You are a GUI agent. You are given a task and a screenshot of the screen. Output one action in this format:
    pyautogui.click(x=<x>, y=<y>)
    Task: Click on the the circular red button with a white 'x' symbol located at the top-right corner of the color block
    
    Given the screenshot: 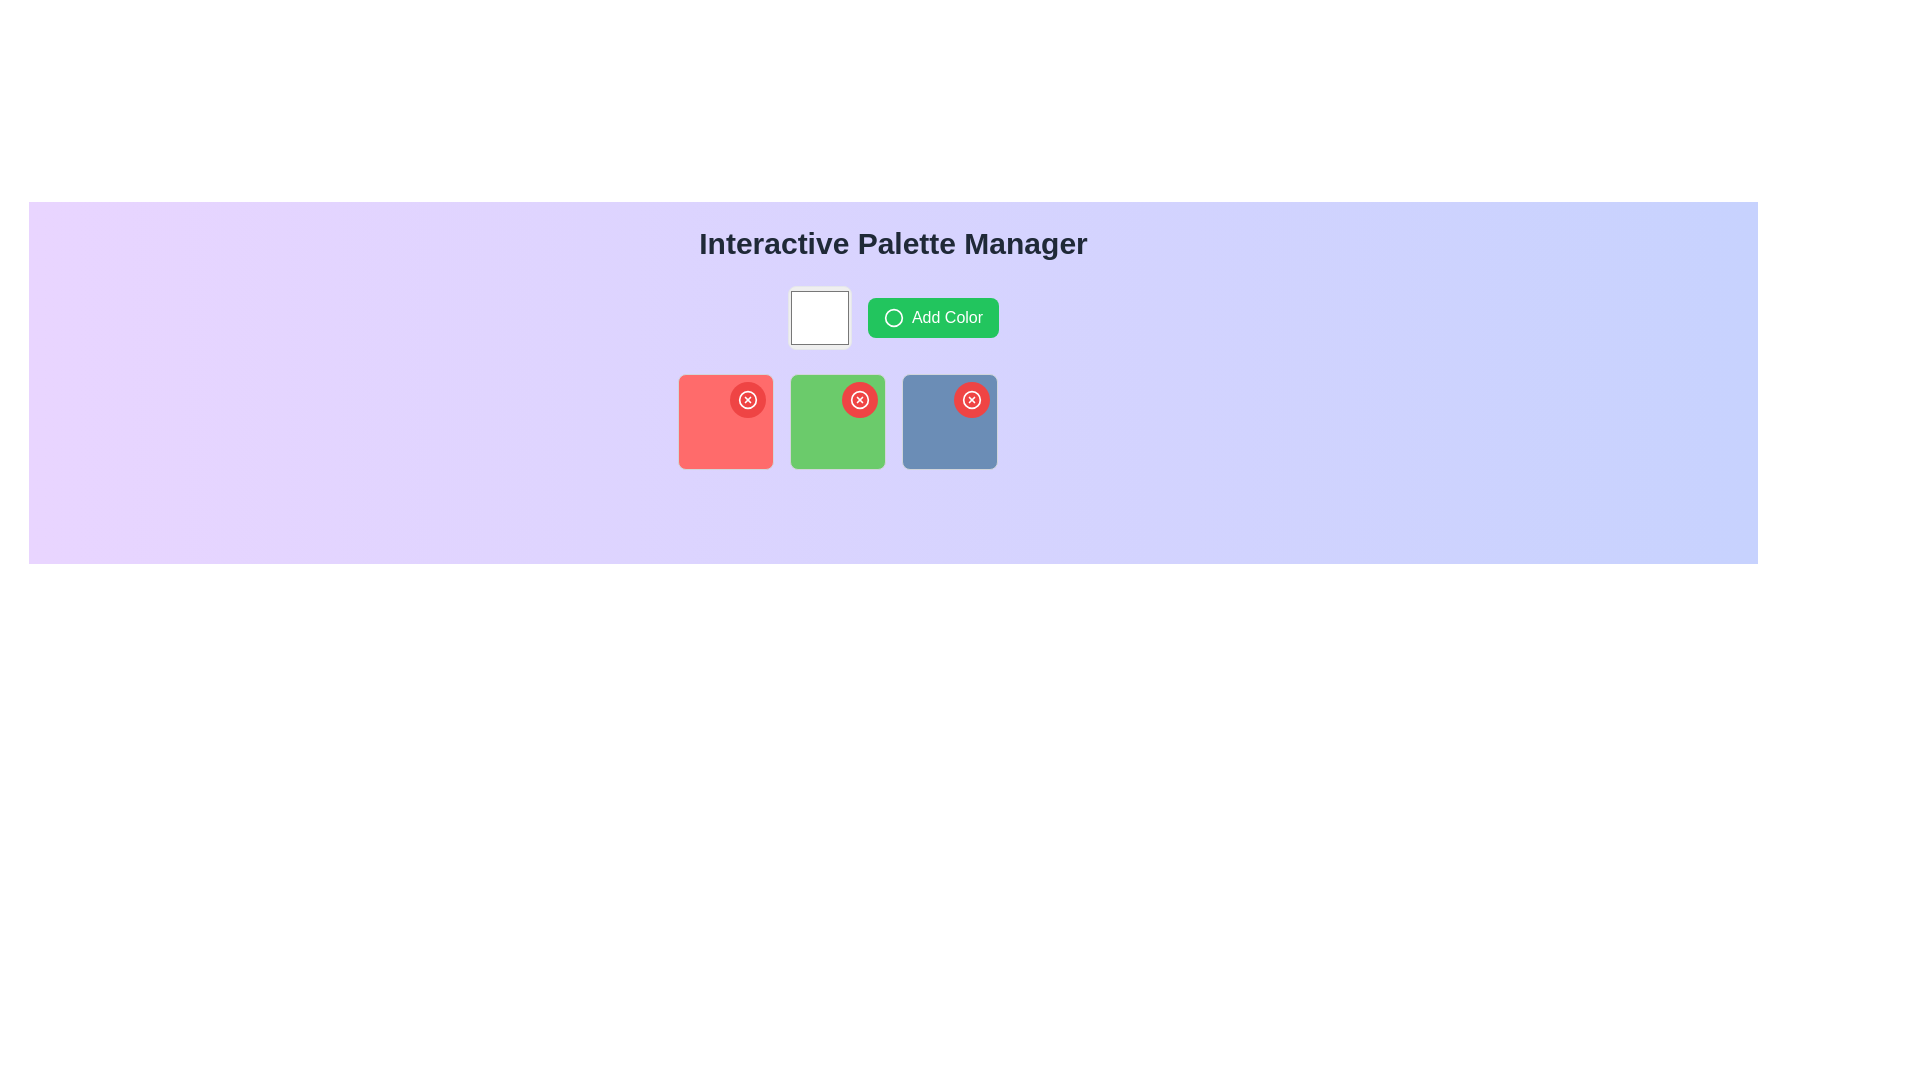 What is the action you would take?
    pyautogui.click(x=746, y=400)
    